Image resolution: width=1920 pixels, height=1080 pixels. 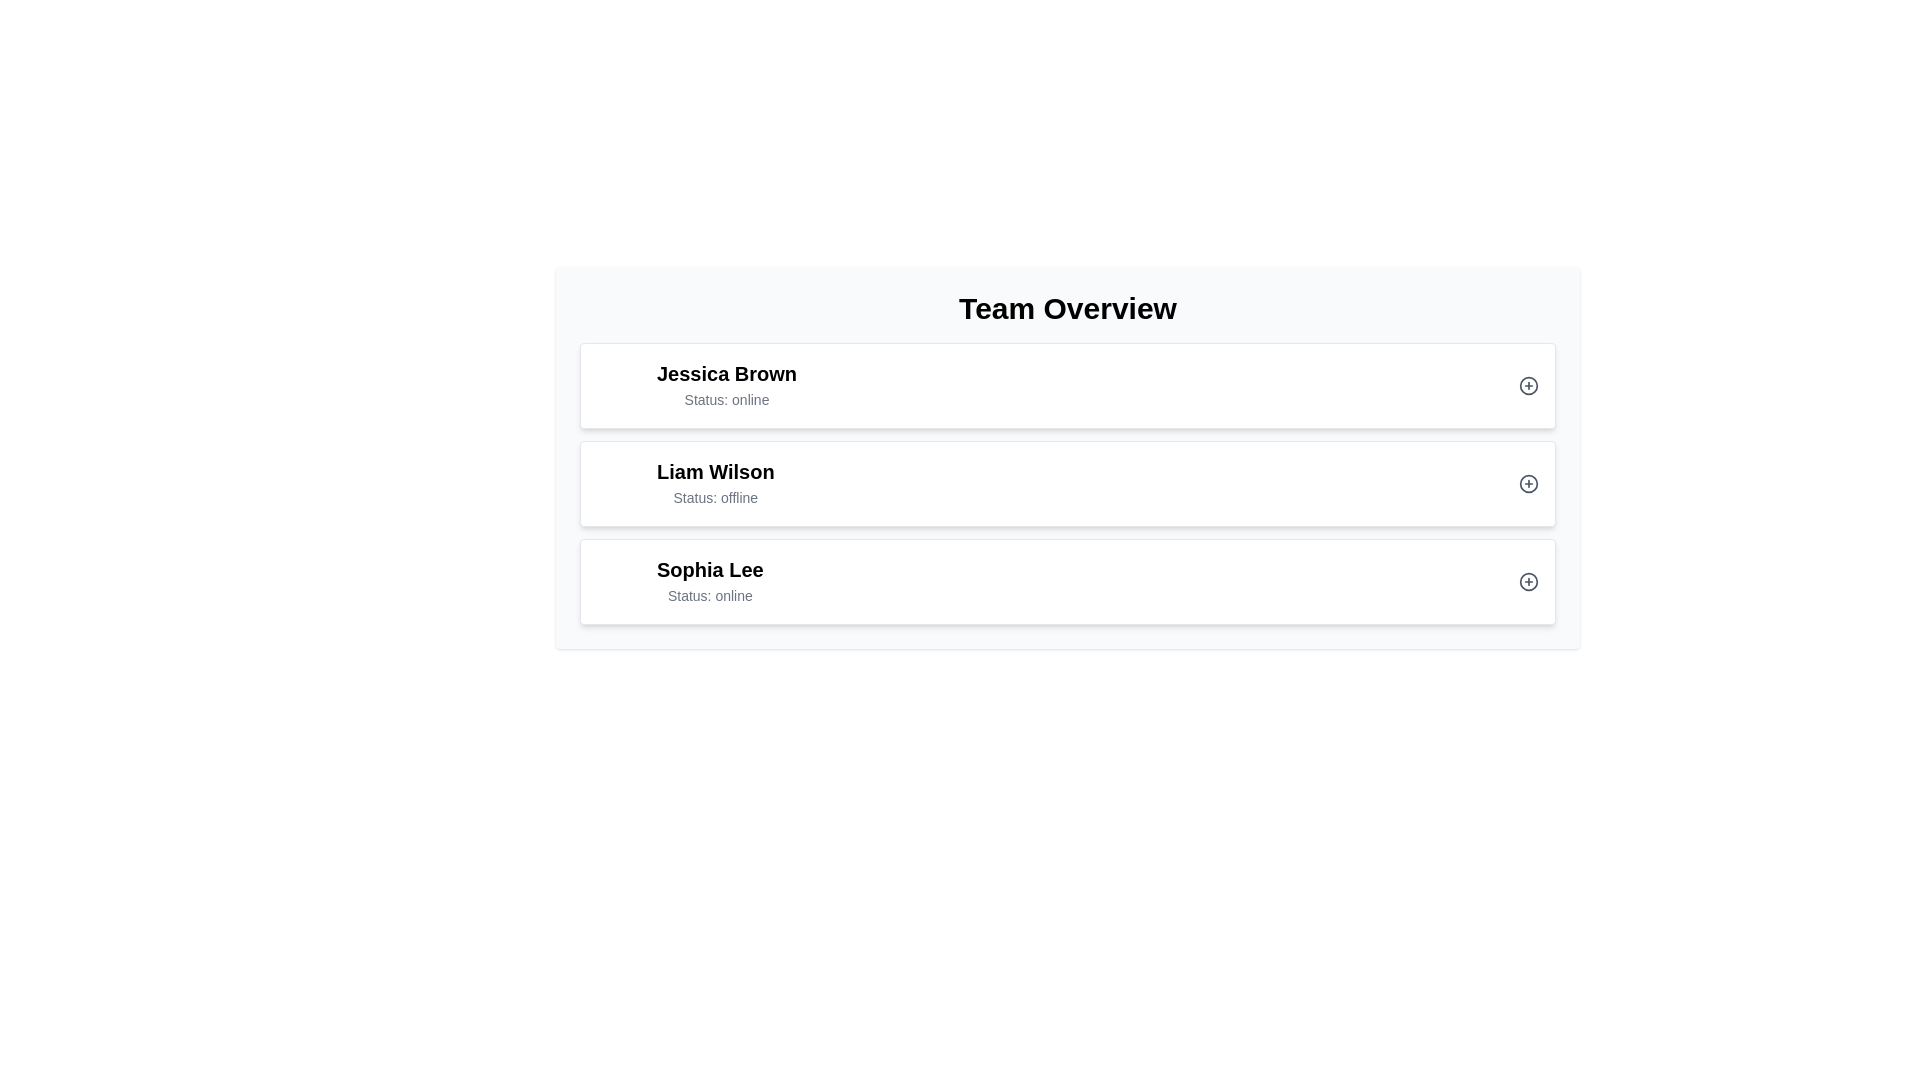 What do you see at coordinates (715, 496) in the screenshot?
I see `the 'offline' status text label located in the 'Liam Wilson' user information card, which is centered horizontally below the name text` at bounding box center [715, 496].